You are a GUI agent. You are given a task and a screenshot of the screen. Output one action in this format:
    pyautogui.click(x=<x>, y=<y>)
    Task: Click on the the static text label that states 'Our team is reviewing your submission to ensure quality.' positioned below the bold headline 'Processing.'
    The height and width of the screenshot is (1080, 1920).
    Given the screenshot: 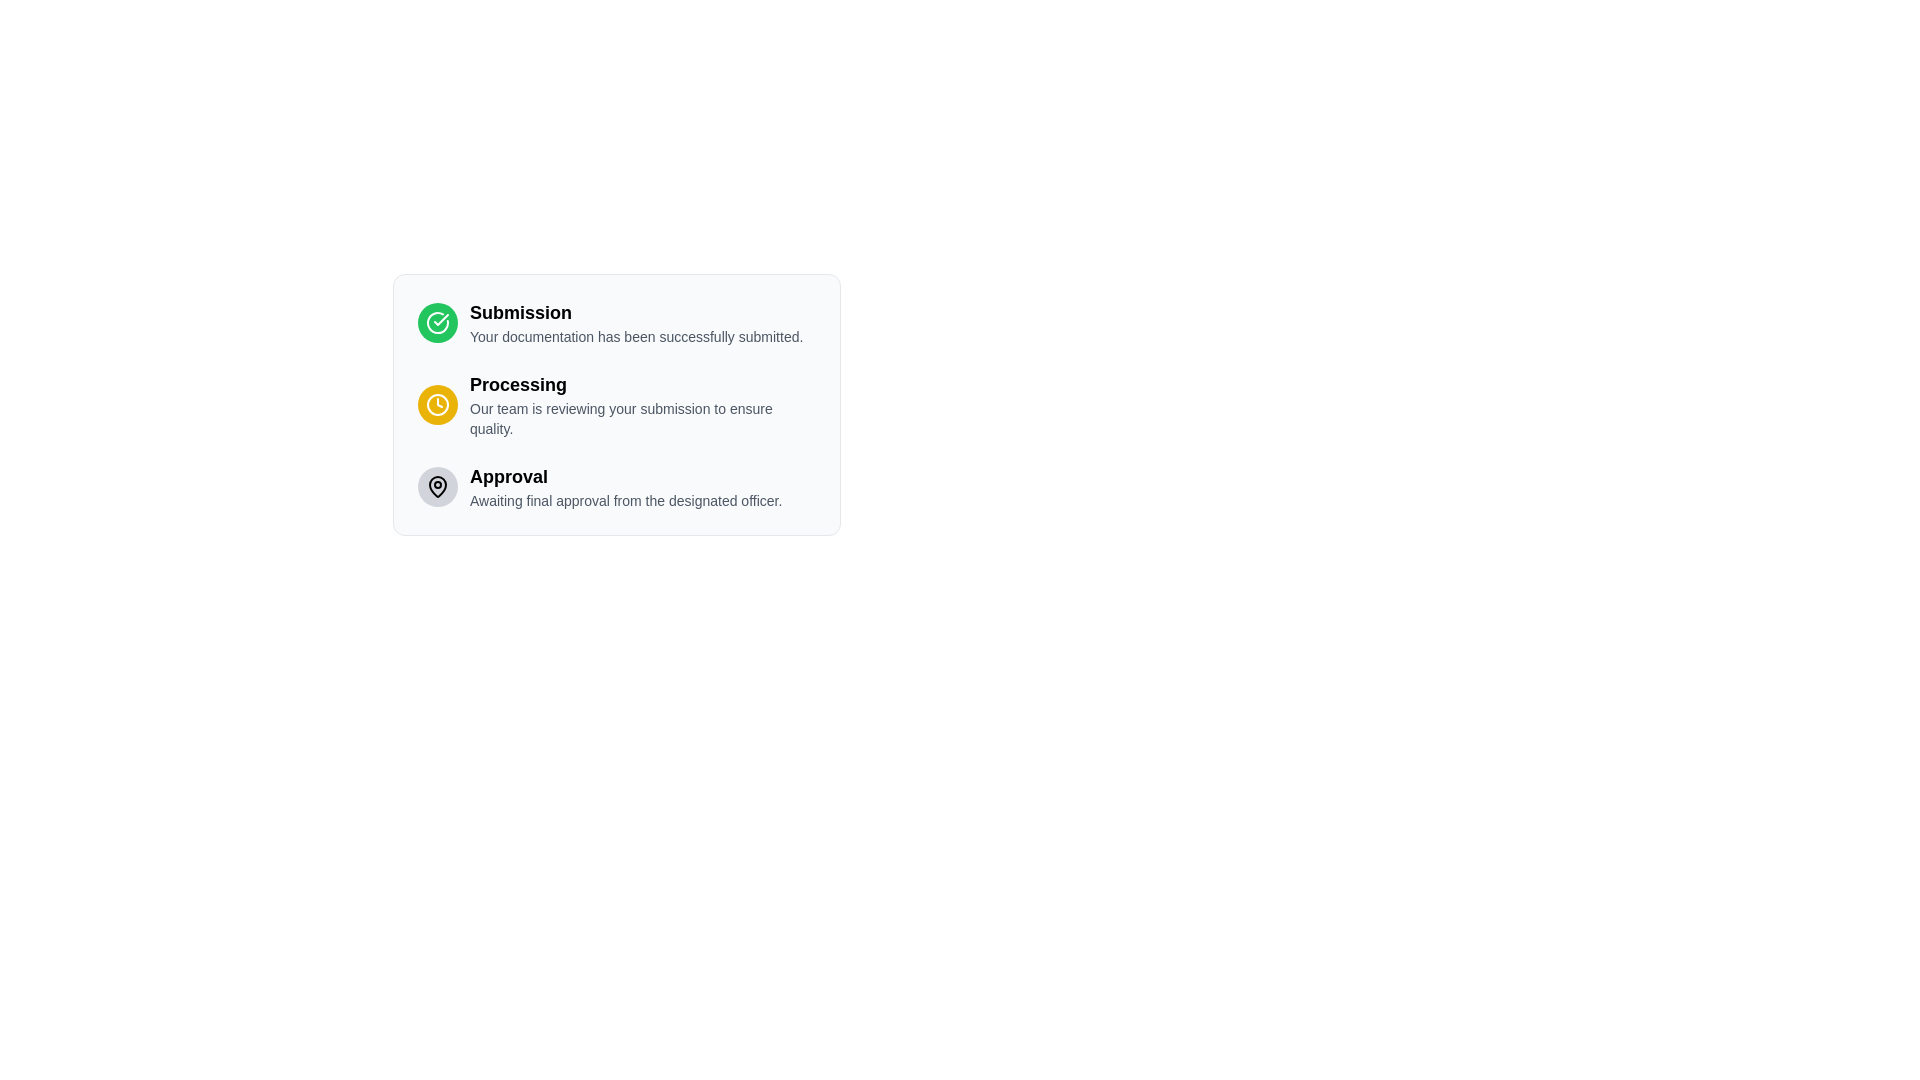 What is the action you would take?
    pyautogui.click(x=643, y=418)
    